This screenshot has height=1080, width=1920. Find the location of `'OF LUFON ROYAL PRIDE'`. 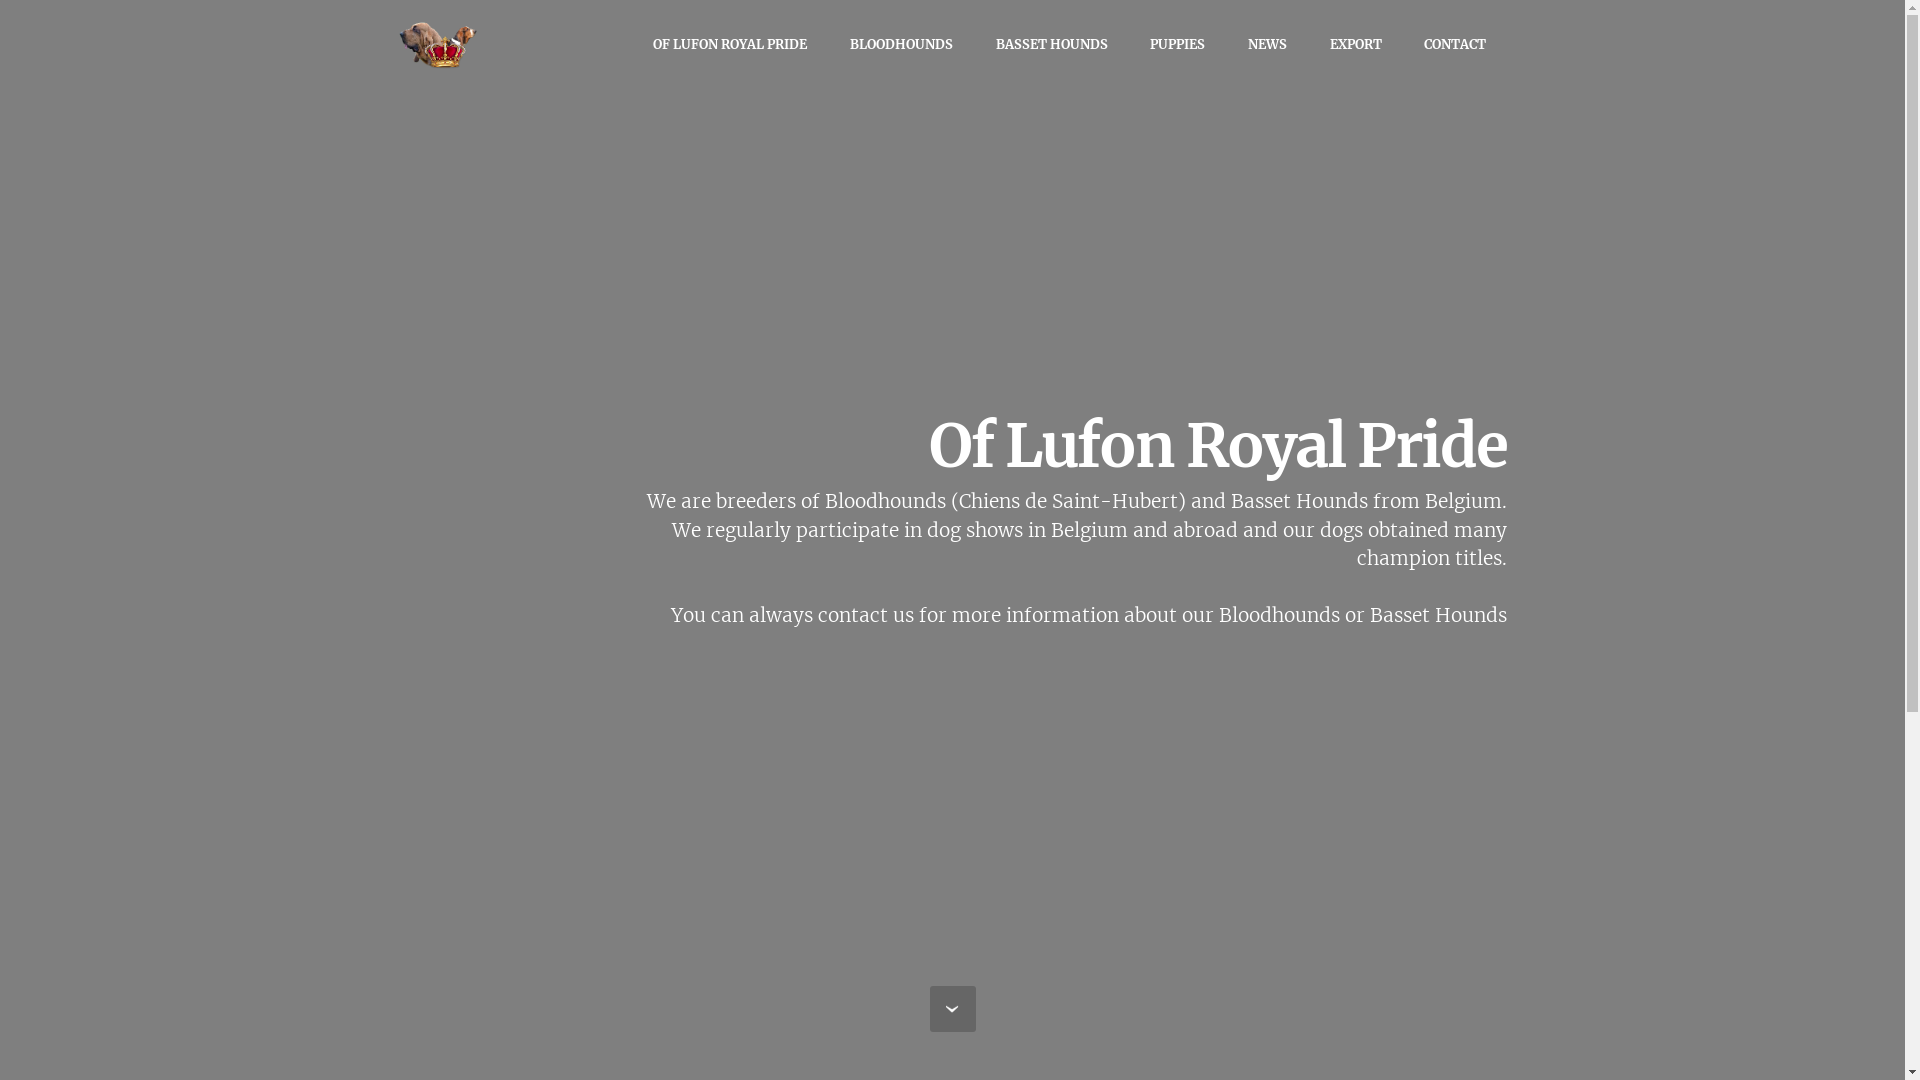

'OF LUFON ROYAL PRIDE' is located at coordinates (728, 44).